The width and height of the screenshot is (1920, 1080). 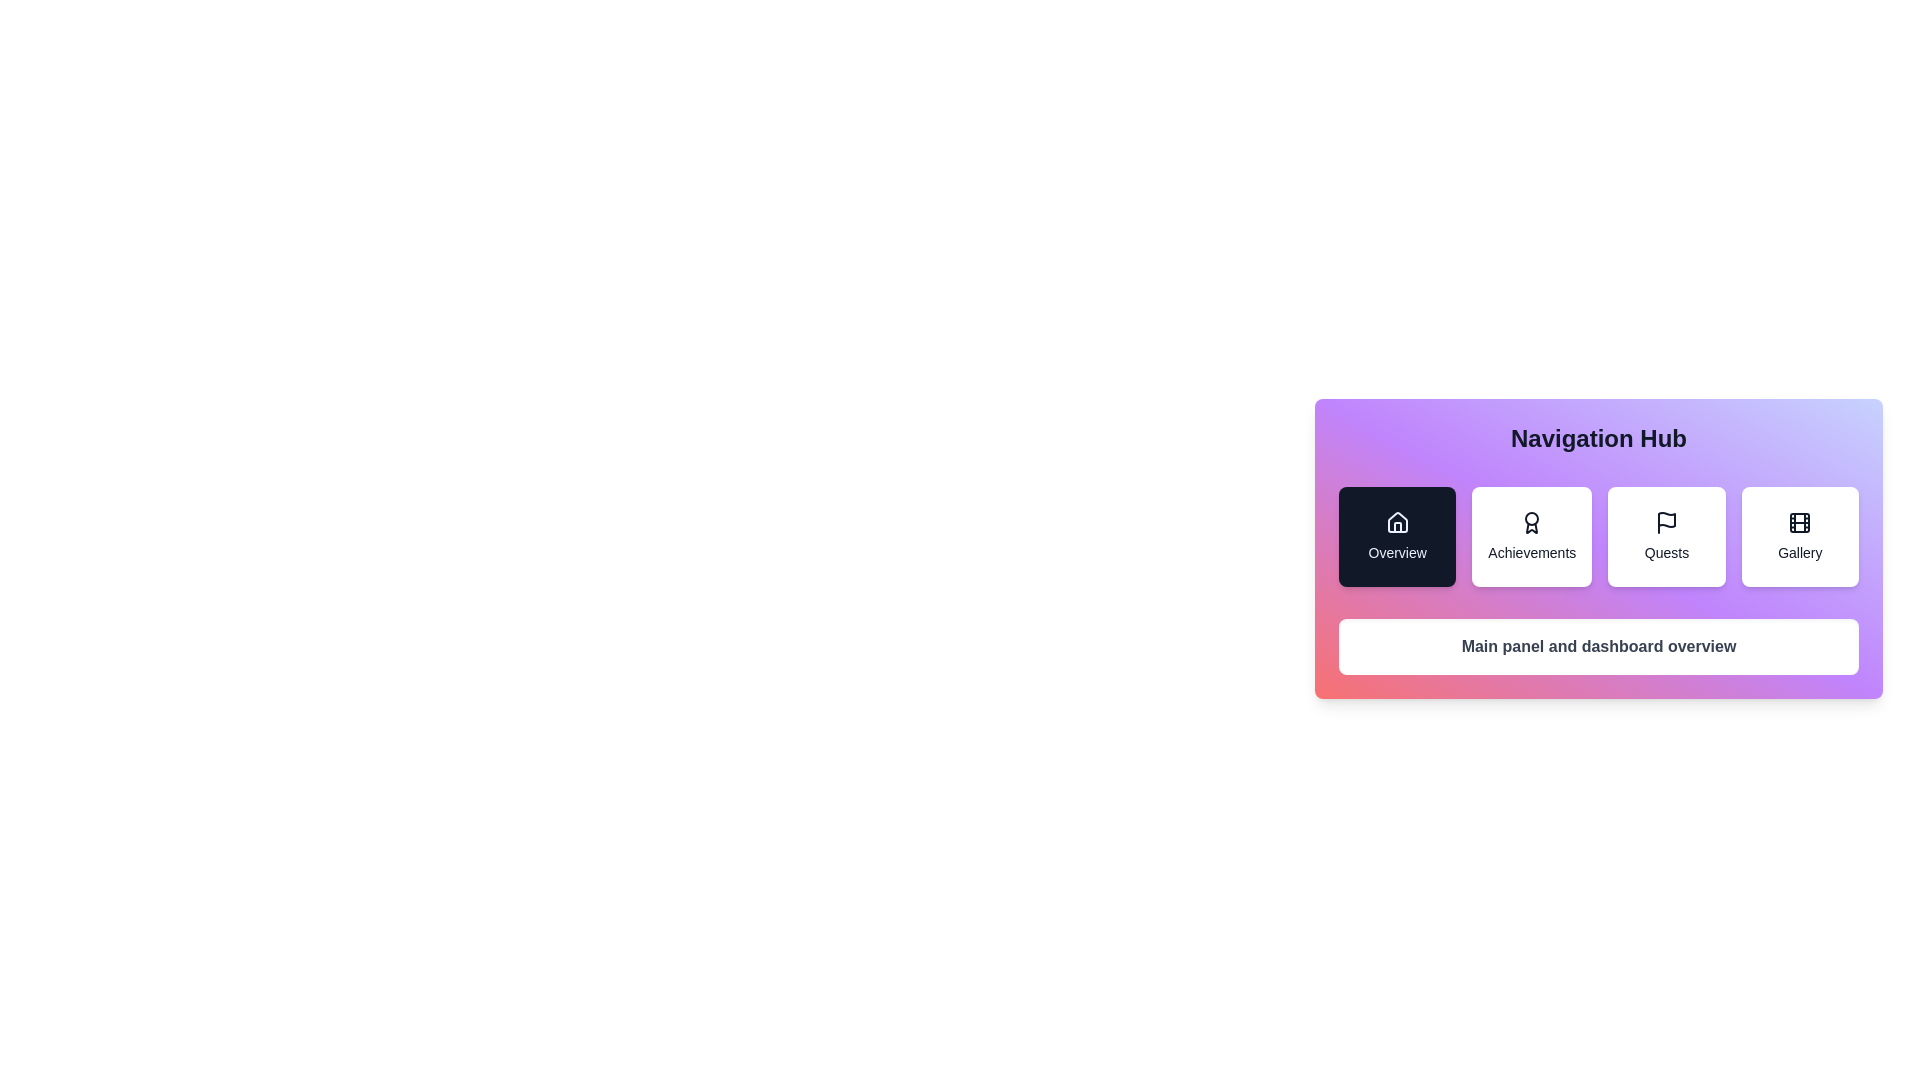 I want to click on the 'Gallery' icon element, which is a rectangular icon resembling a filmstrip with a label 'Gallery' below it, located in the last section of the navigation hub, so click(x=1800, y=522).